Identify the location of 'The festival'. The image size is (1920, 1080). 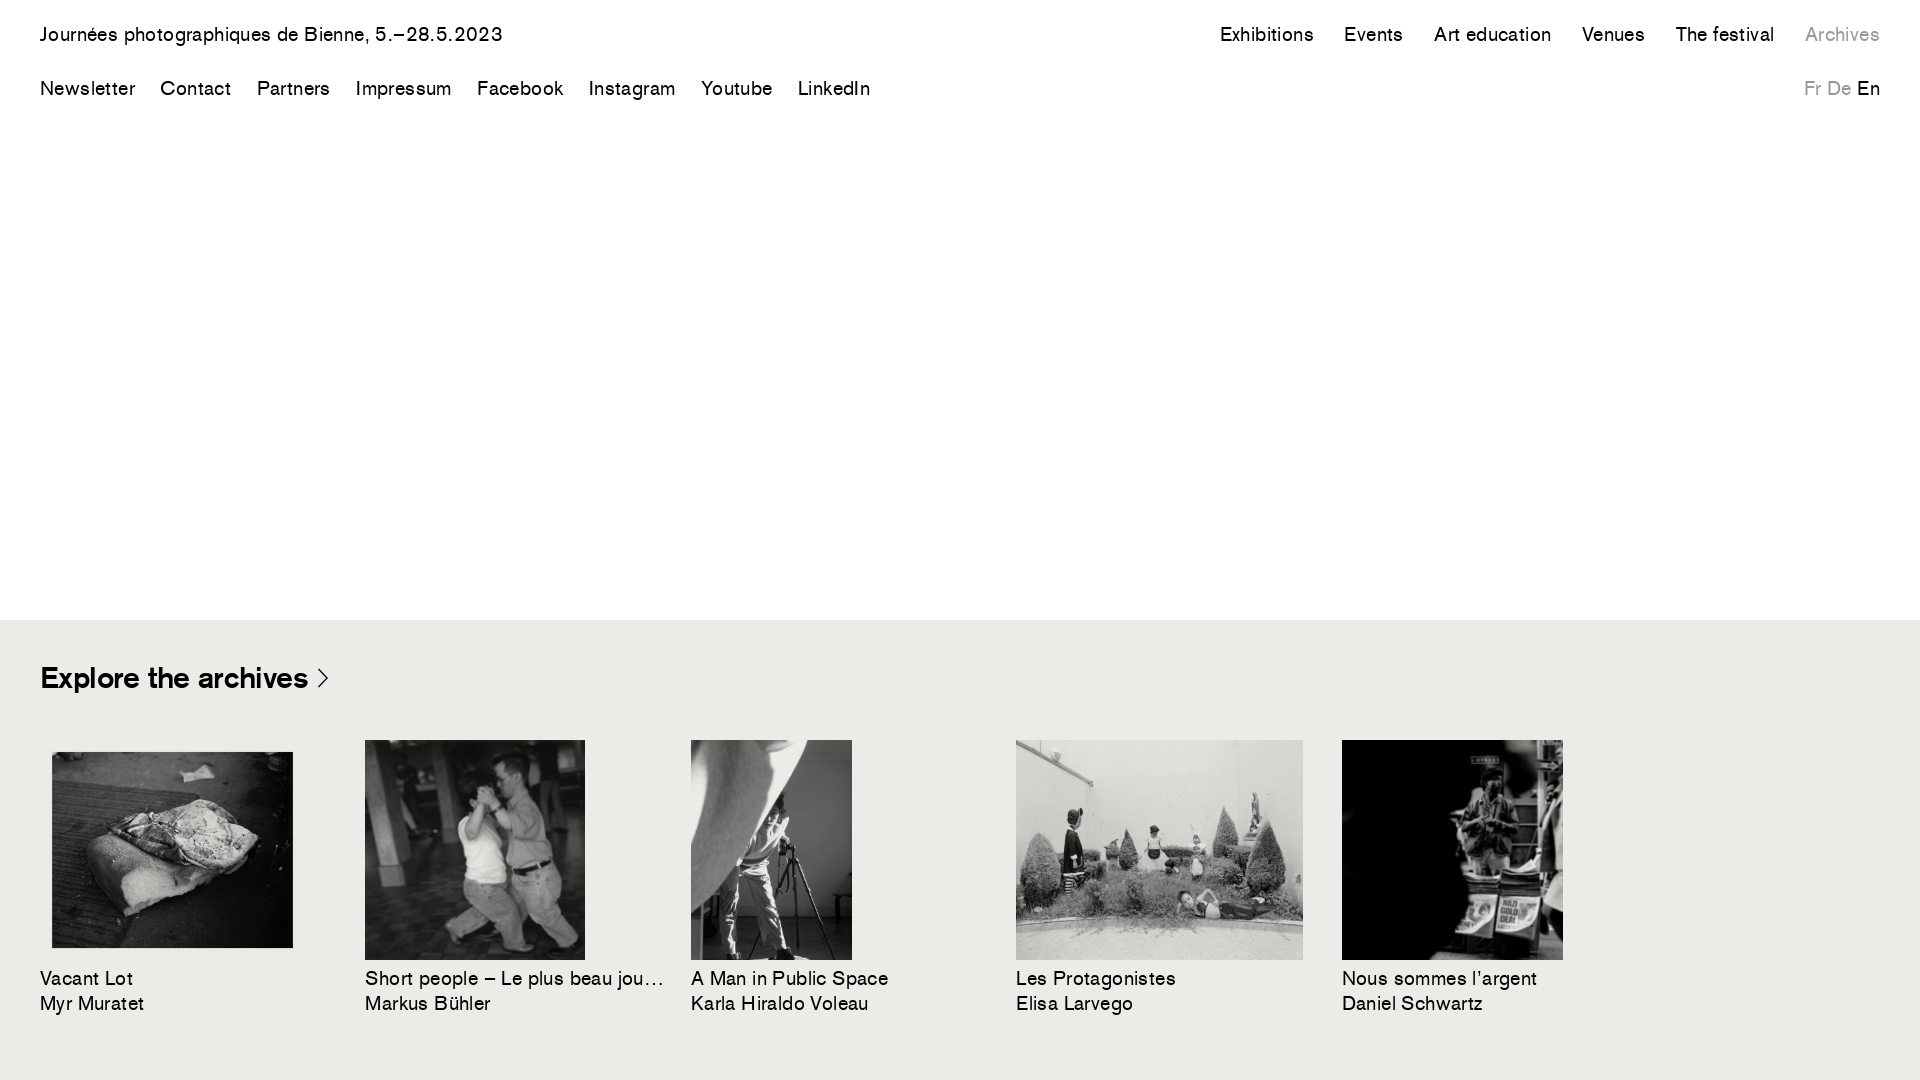
(1675, 34).